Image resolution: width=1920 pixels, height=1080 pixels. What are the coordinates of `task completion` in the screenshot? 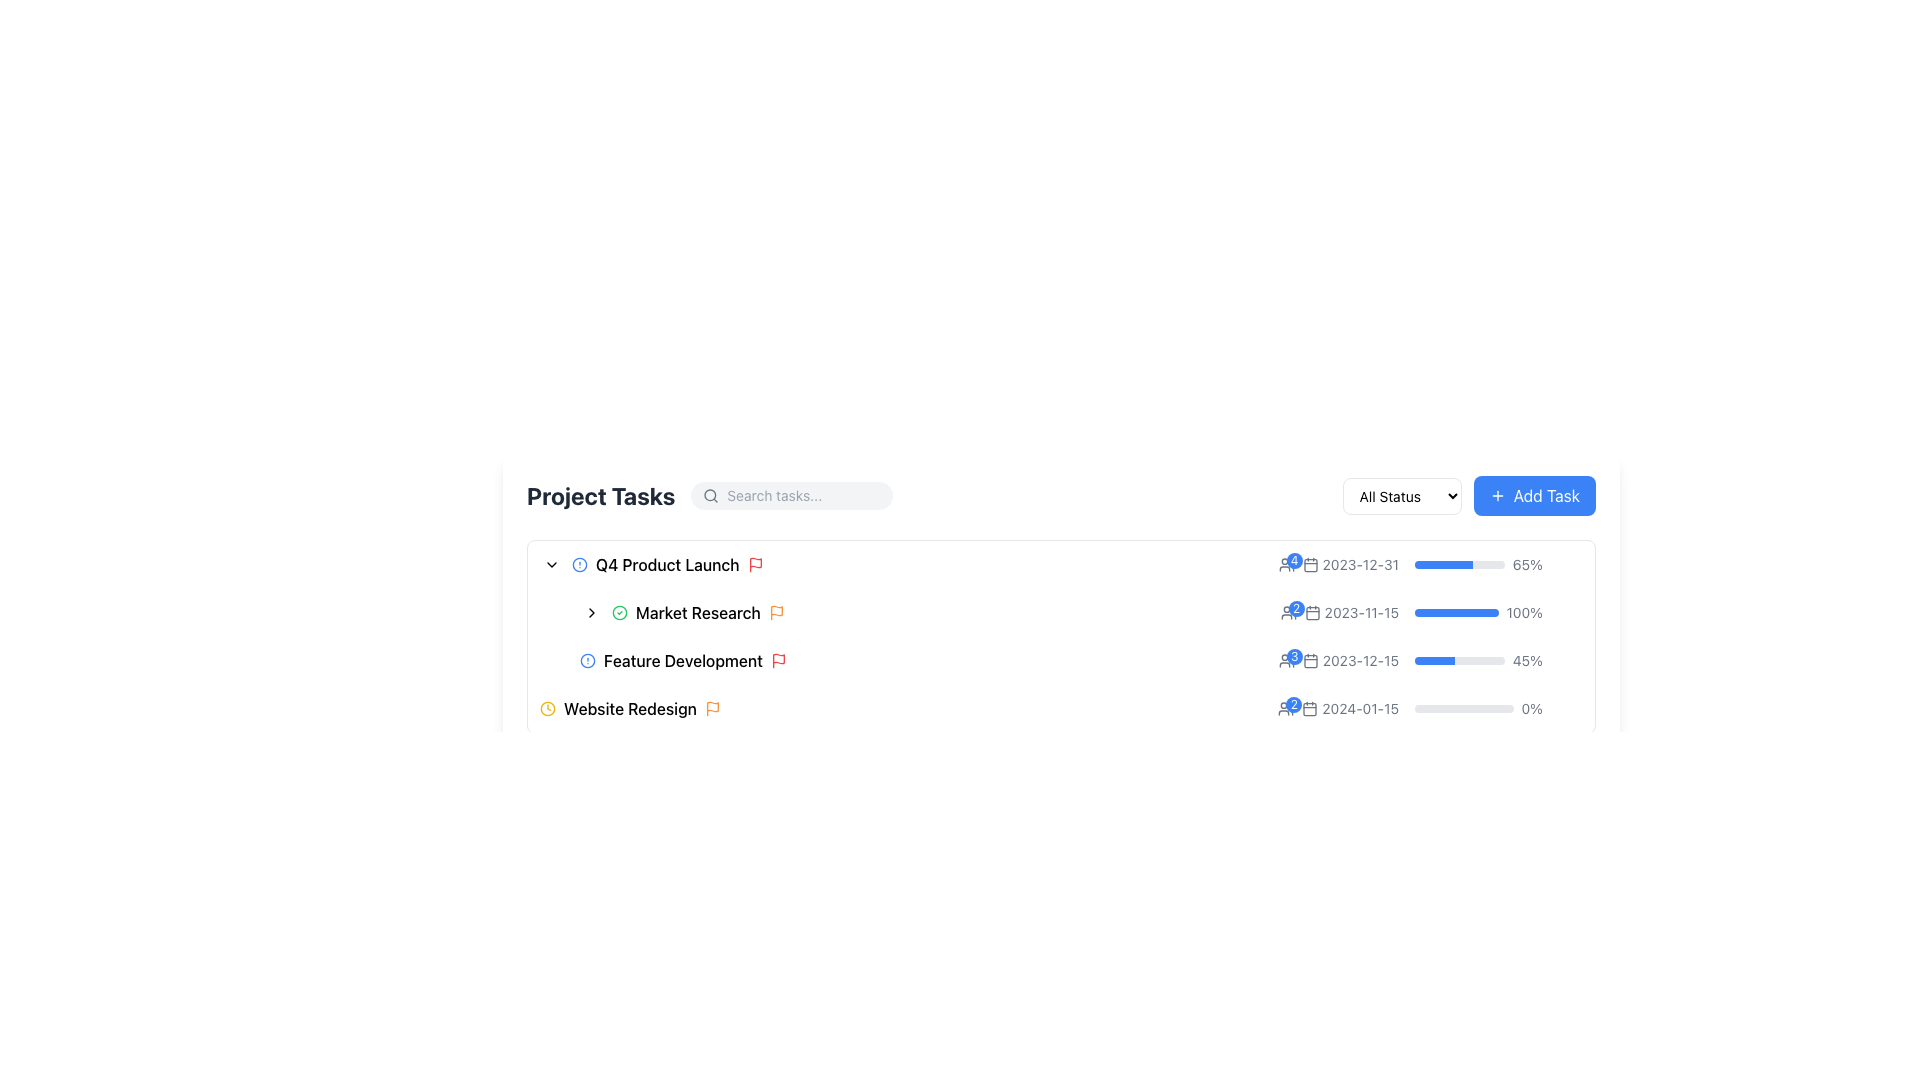 It's located at (1433, 564).